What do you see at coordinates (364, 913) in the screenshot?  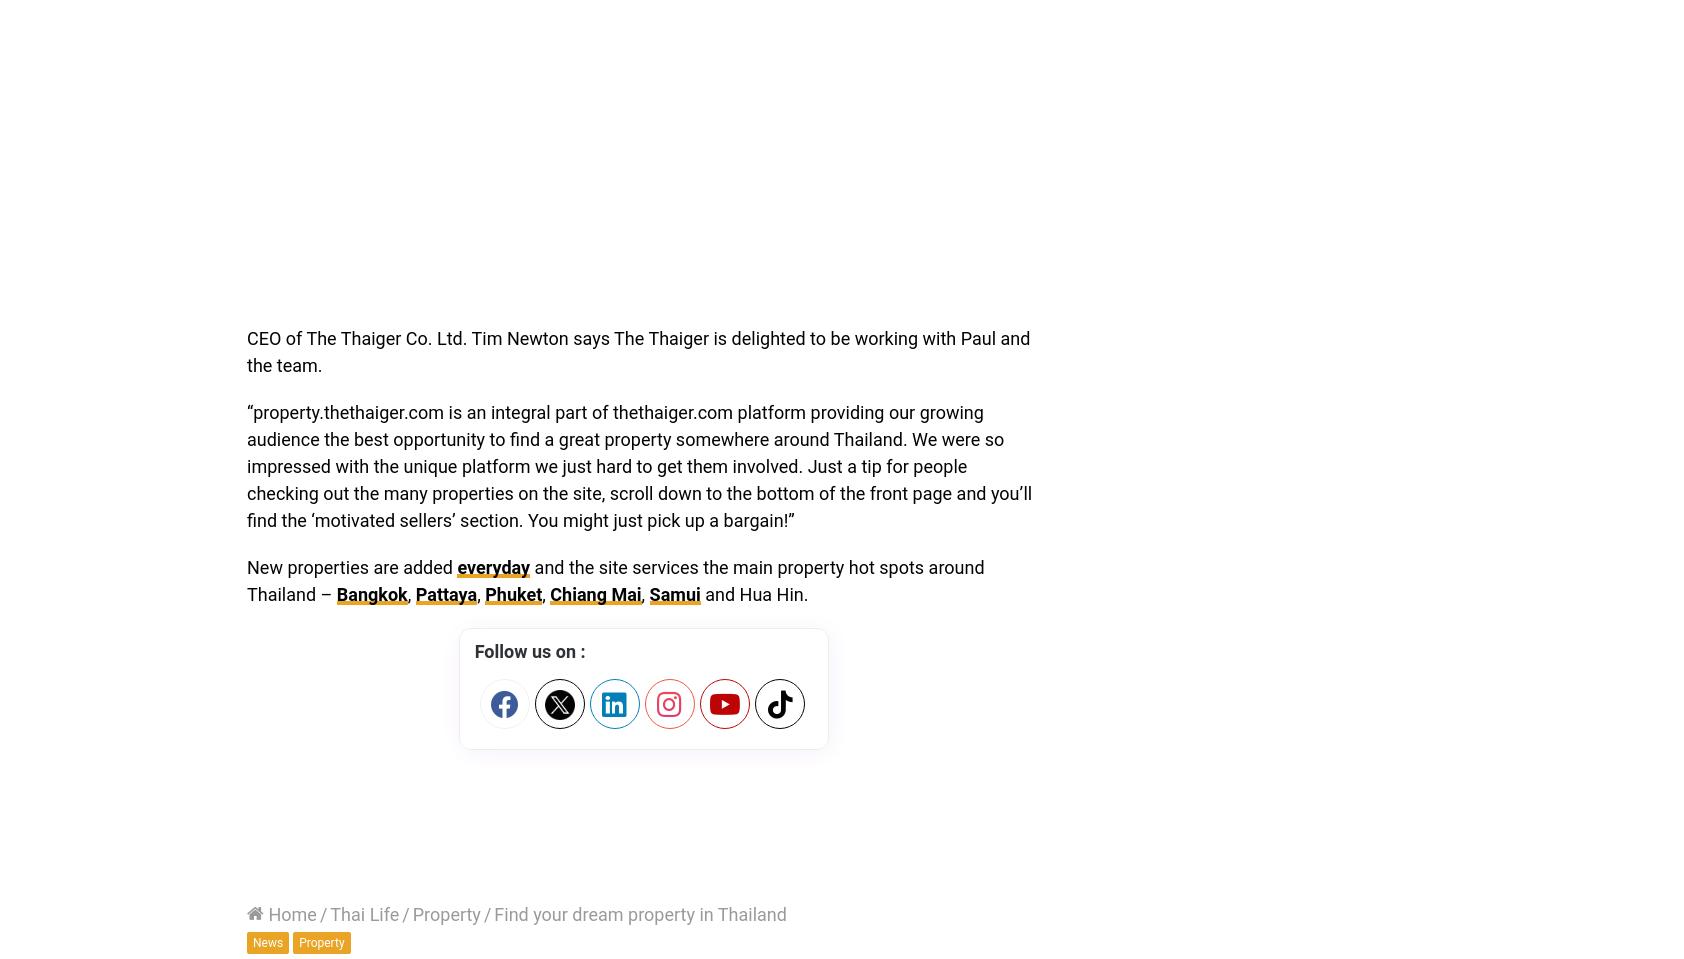 I see `'Thai Life'` at bounding box center [364, 913].